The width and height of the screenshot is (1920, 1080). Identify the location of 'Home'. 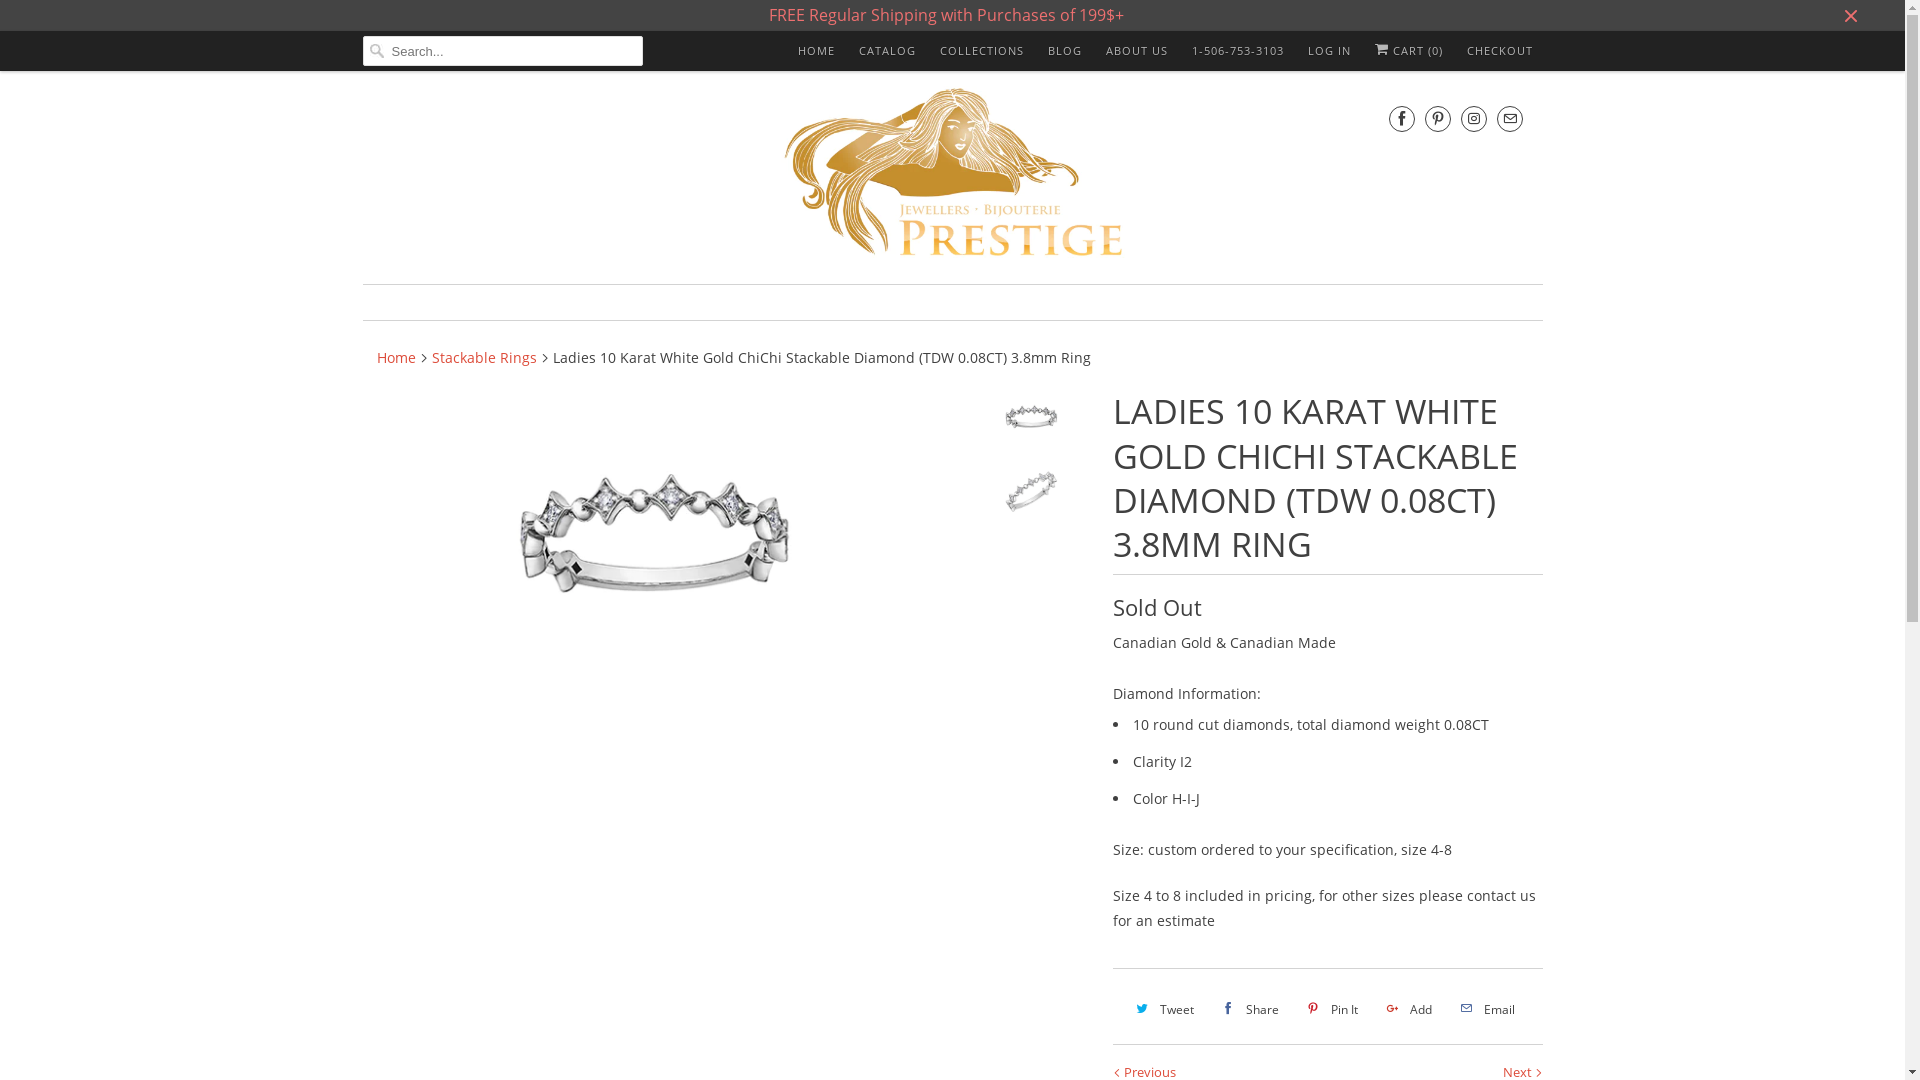
(395, 356).